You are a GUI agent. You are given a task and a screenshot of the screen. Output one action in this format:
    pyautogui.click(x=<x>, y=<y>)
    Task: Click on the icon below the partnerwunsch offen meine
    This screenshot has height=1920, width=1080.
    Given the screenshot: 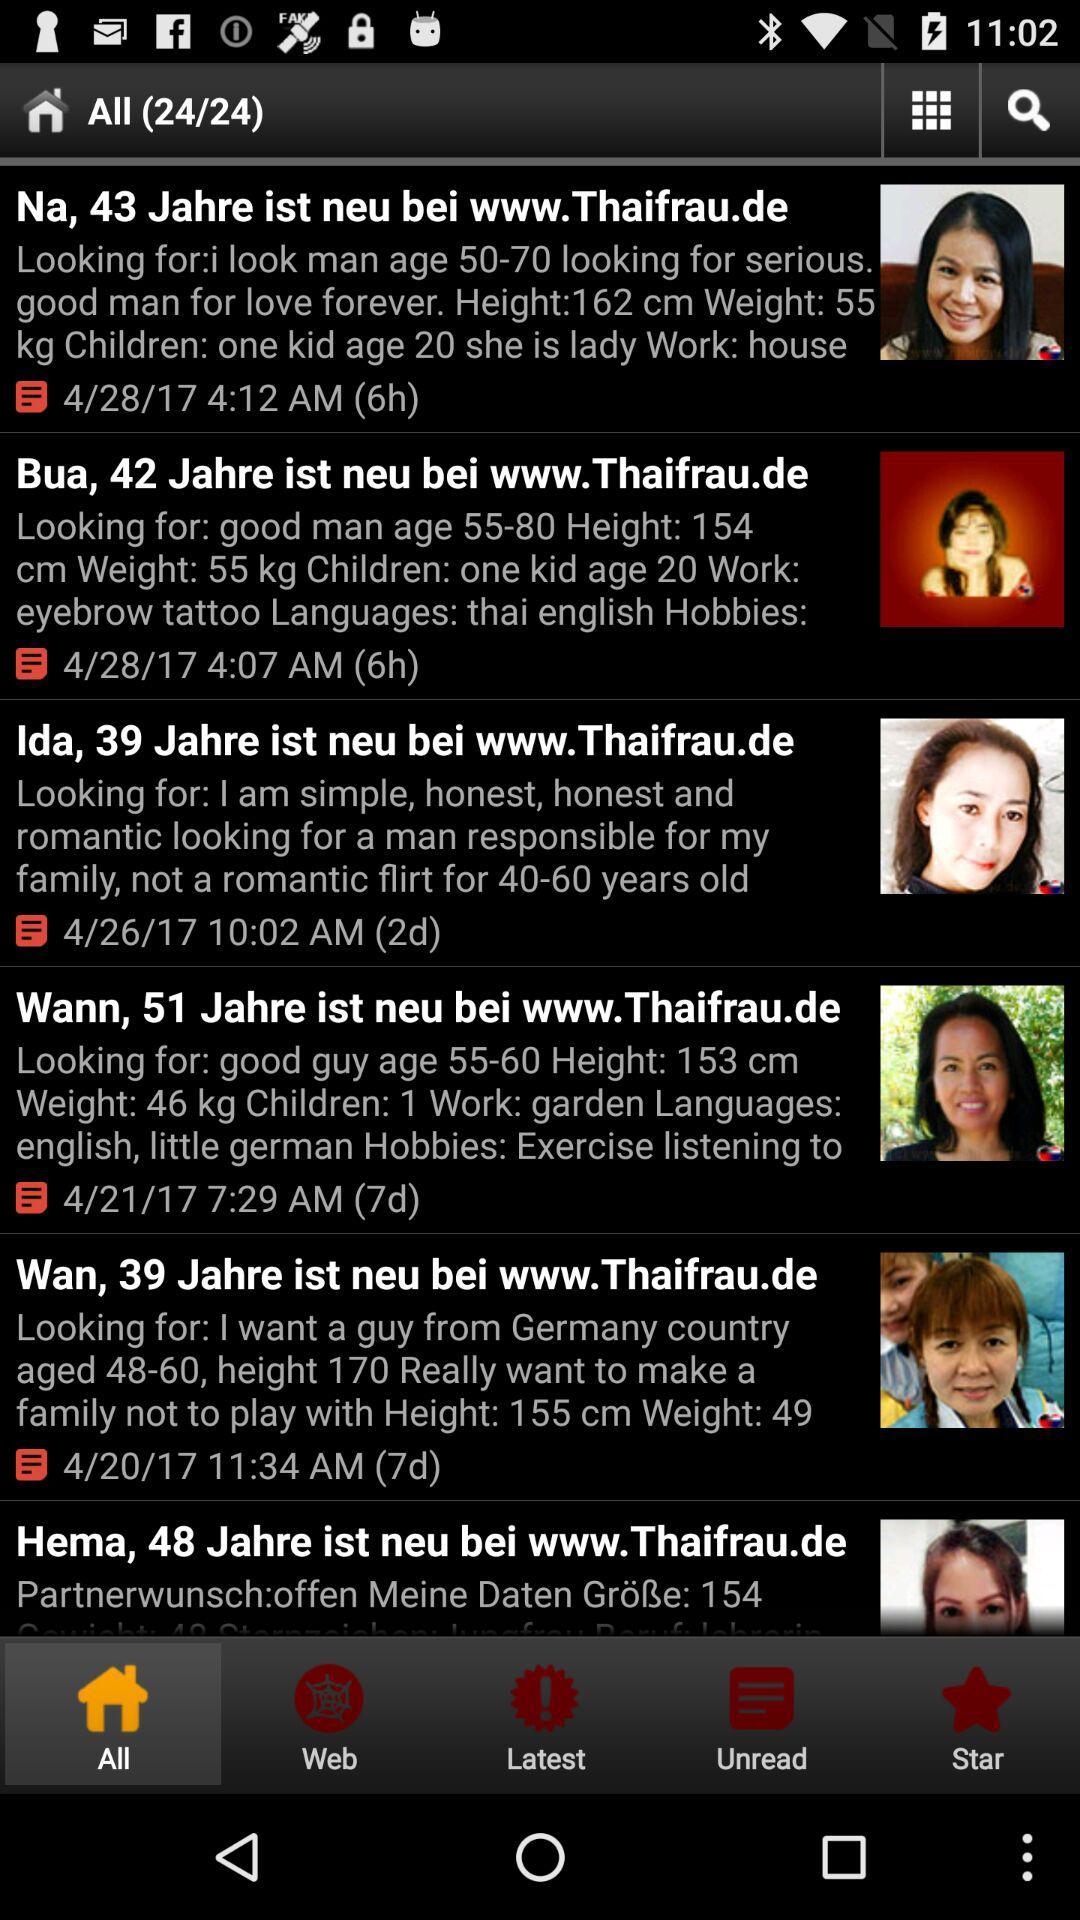 What is the action you would take?
    pyautogui.click(x=328, y=1713)
    